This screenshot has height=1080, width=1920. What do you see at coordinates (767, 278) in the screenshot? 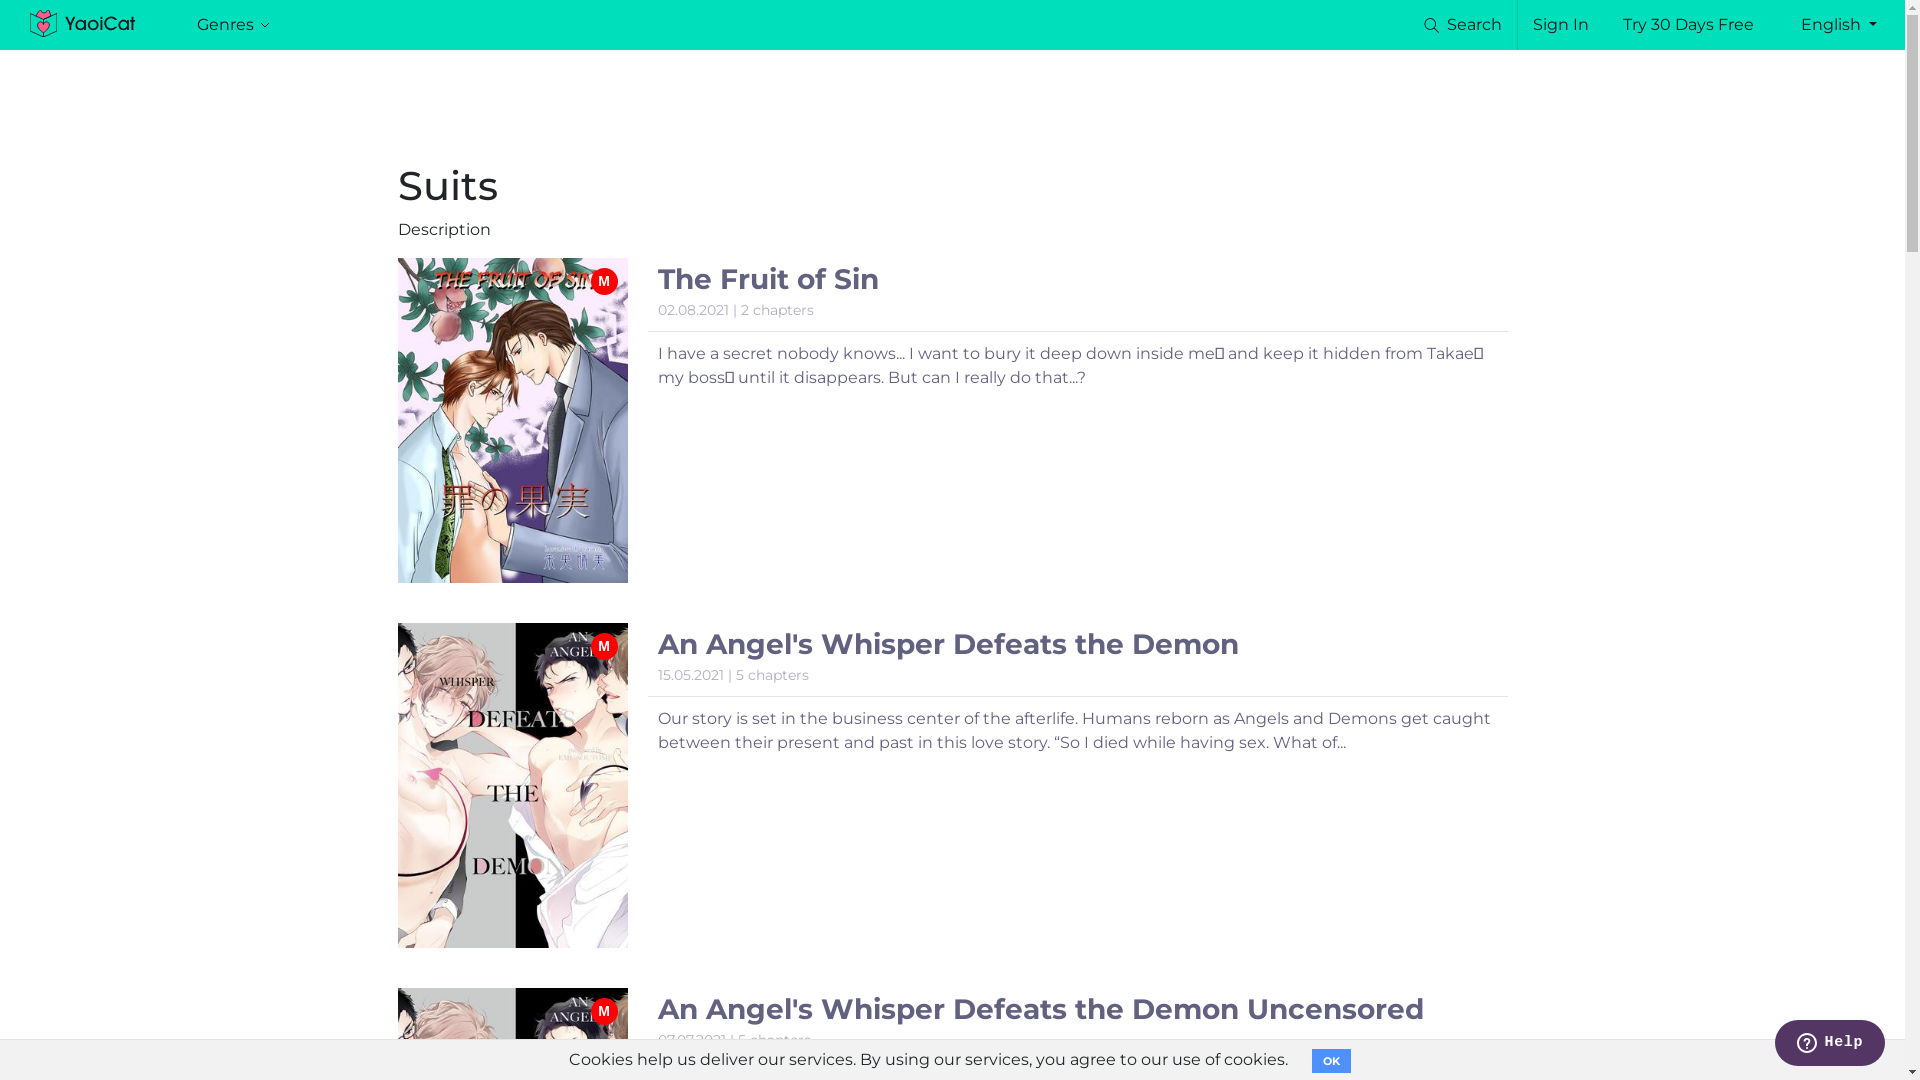
I see `'The Fruit of Sin'` at bounding box center [767, 278].